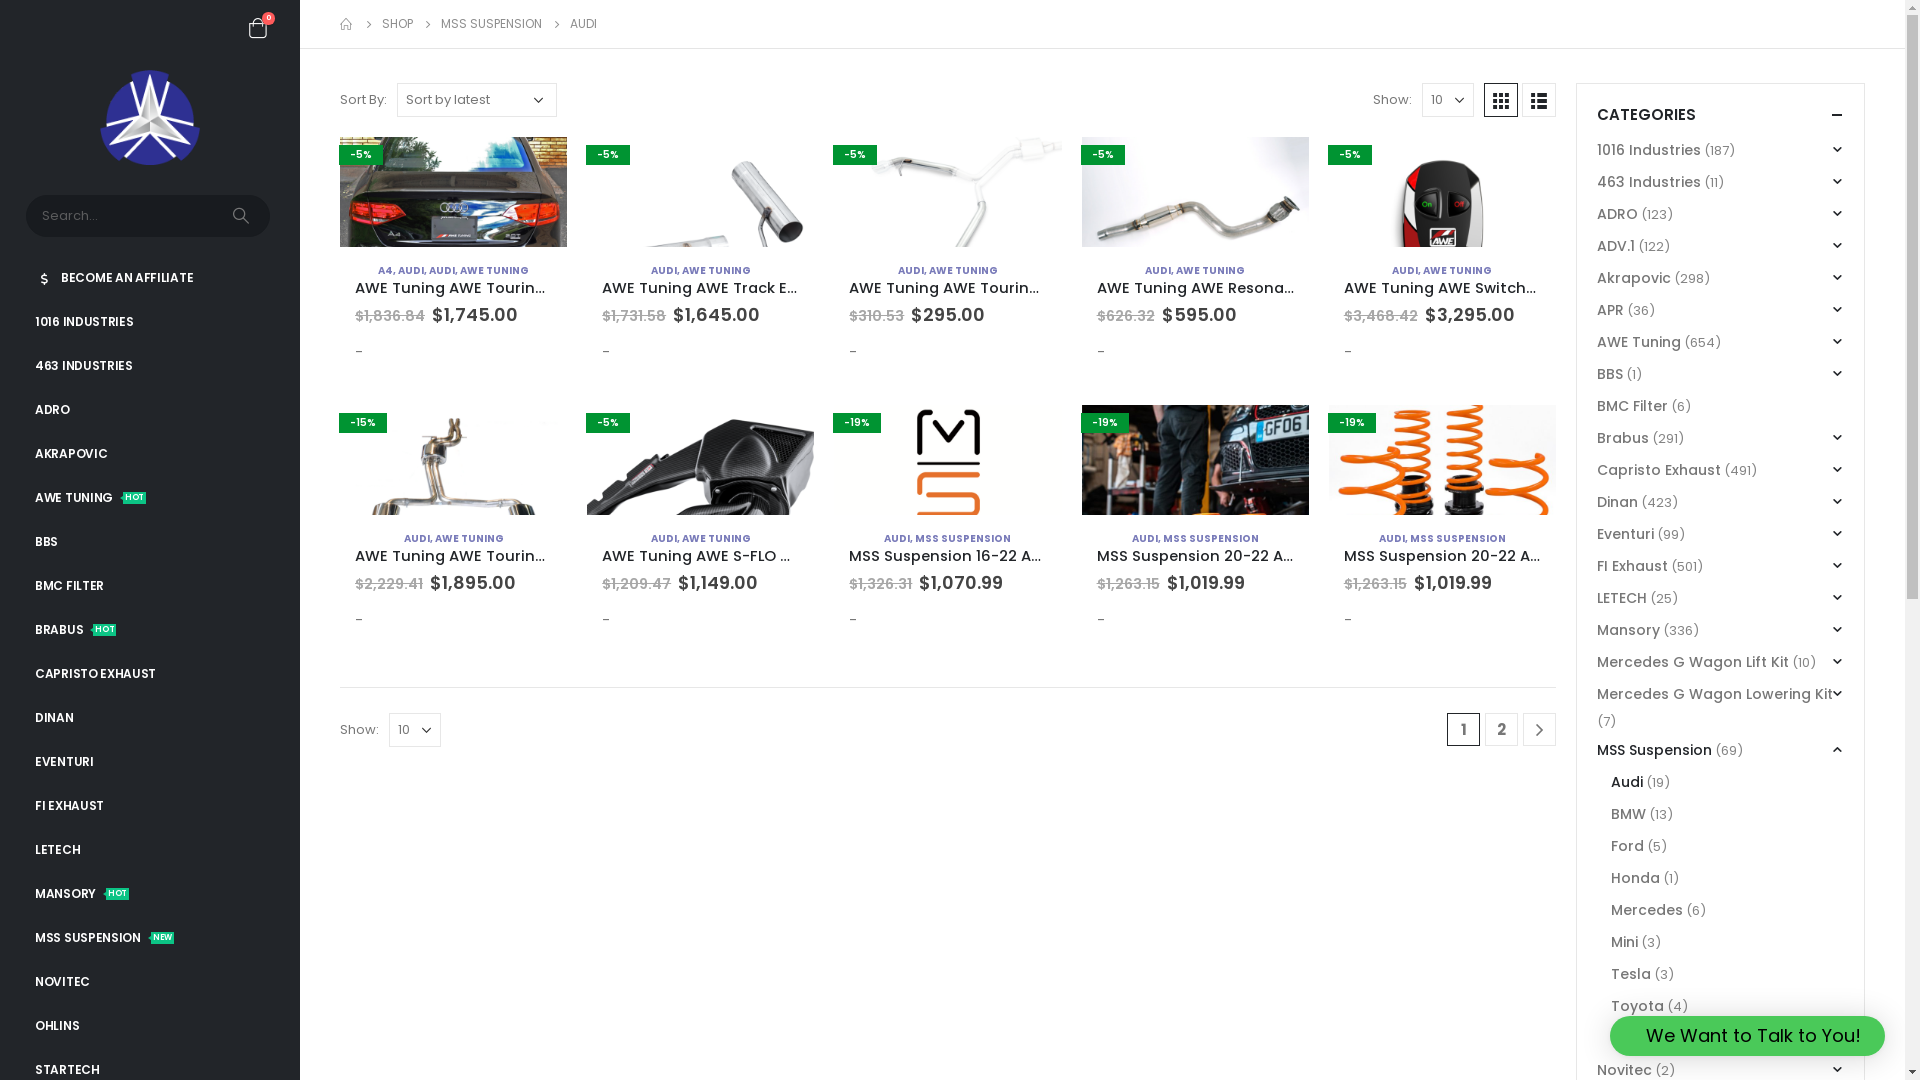 The image size is (1920, 1080). What do you see at coordinates (148, 117) in the screenshot?
I see `'3W Distributing Shop - #1 Premier BRABUS Dealer USA'` at bounding box center [148, 117].